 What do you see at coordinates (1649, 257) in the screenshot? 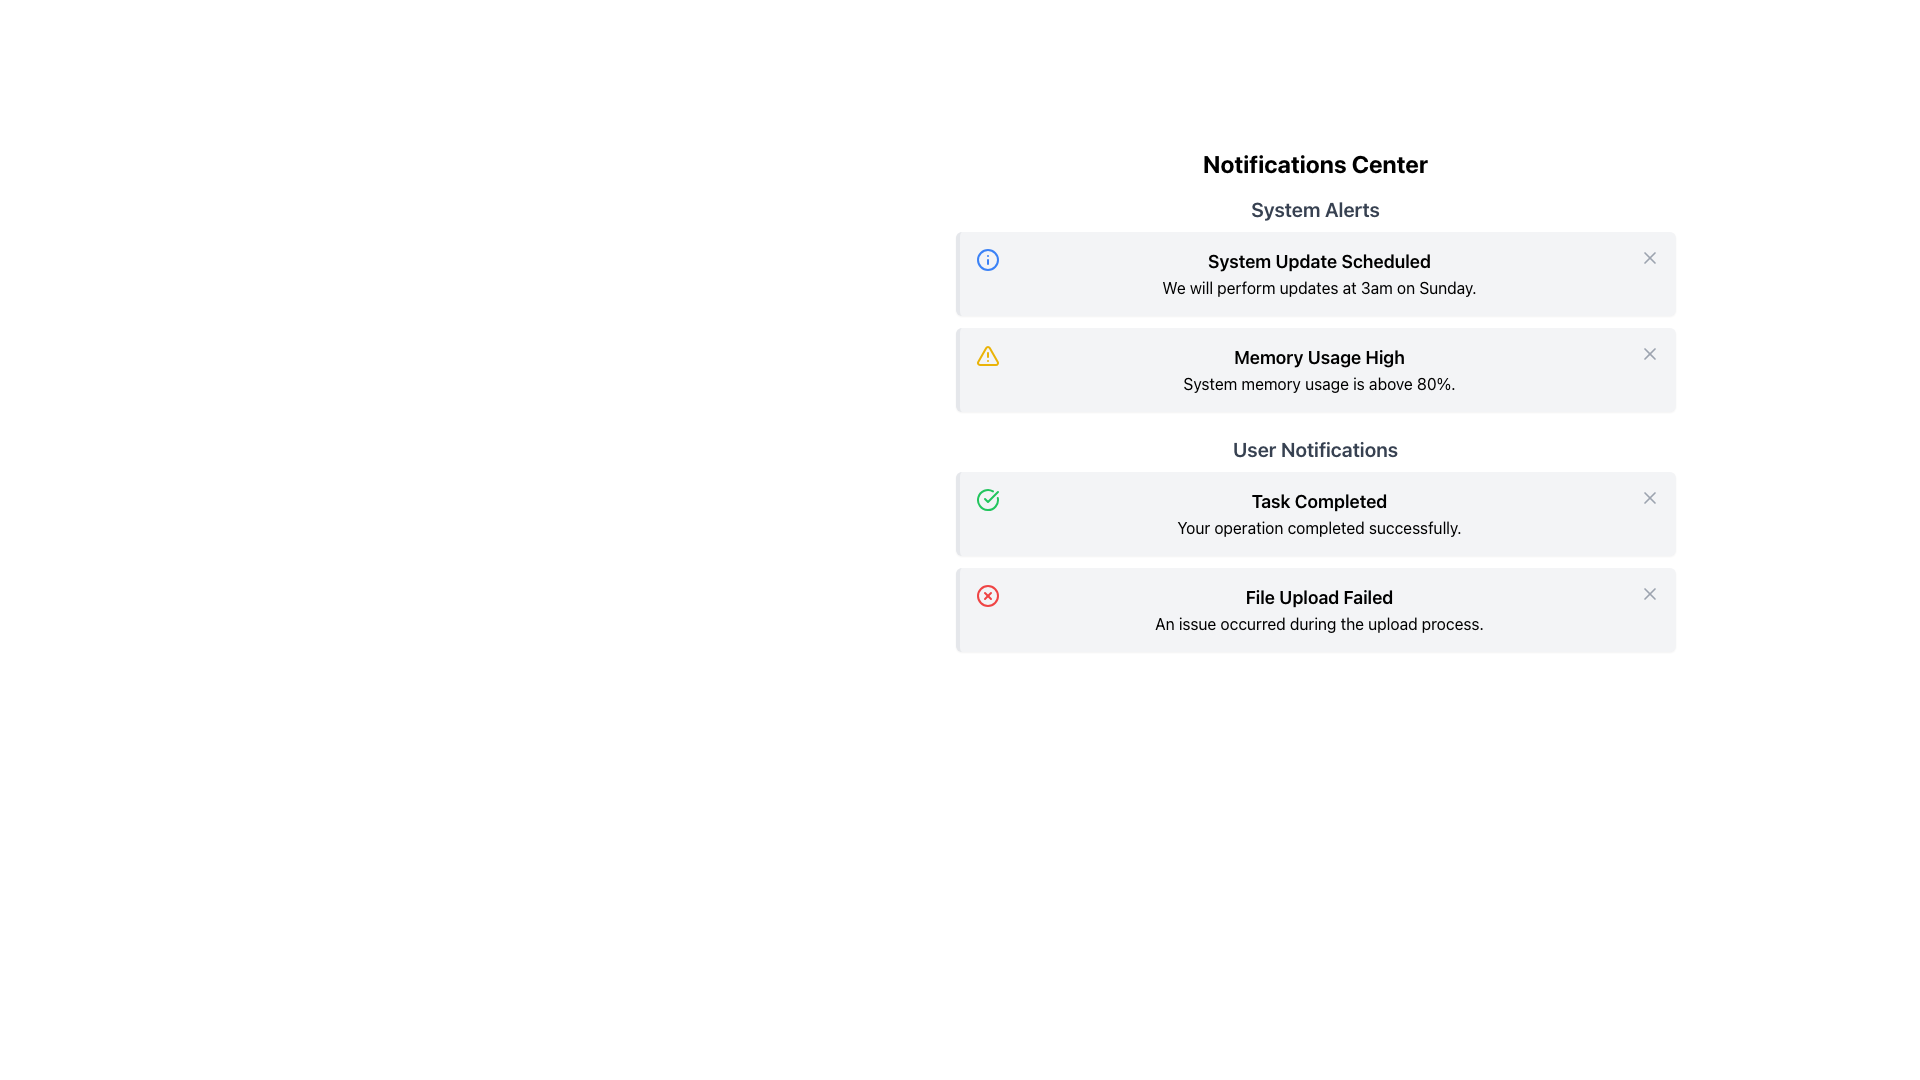
I see `the dismiss button for the 'System Update Scheduled' notification to change its color` at bounding box center [1649, 257].